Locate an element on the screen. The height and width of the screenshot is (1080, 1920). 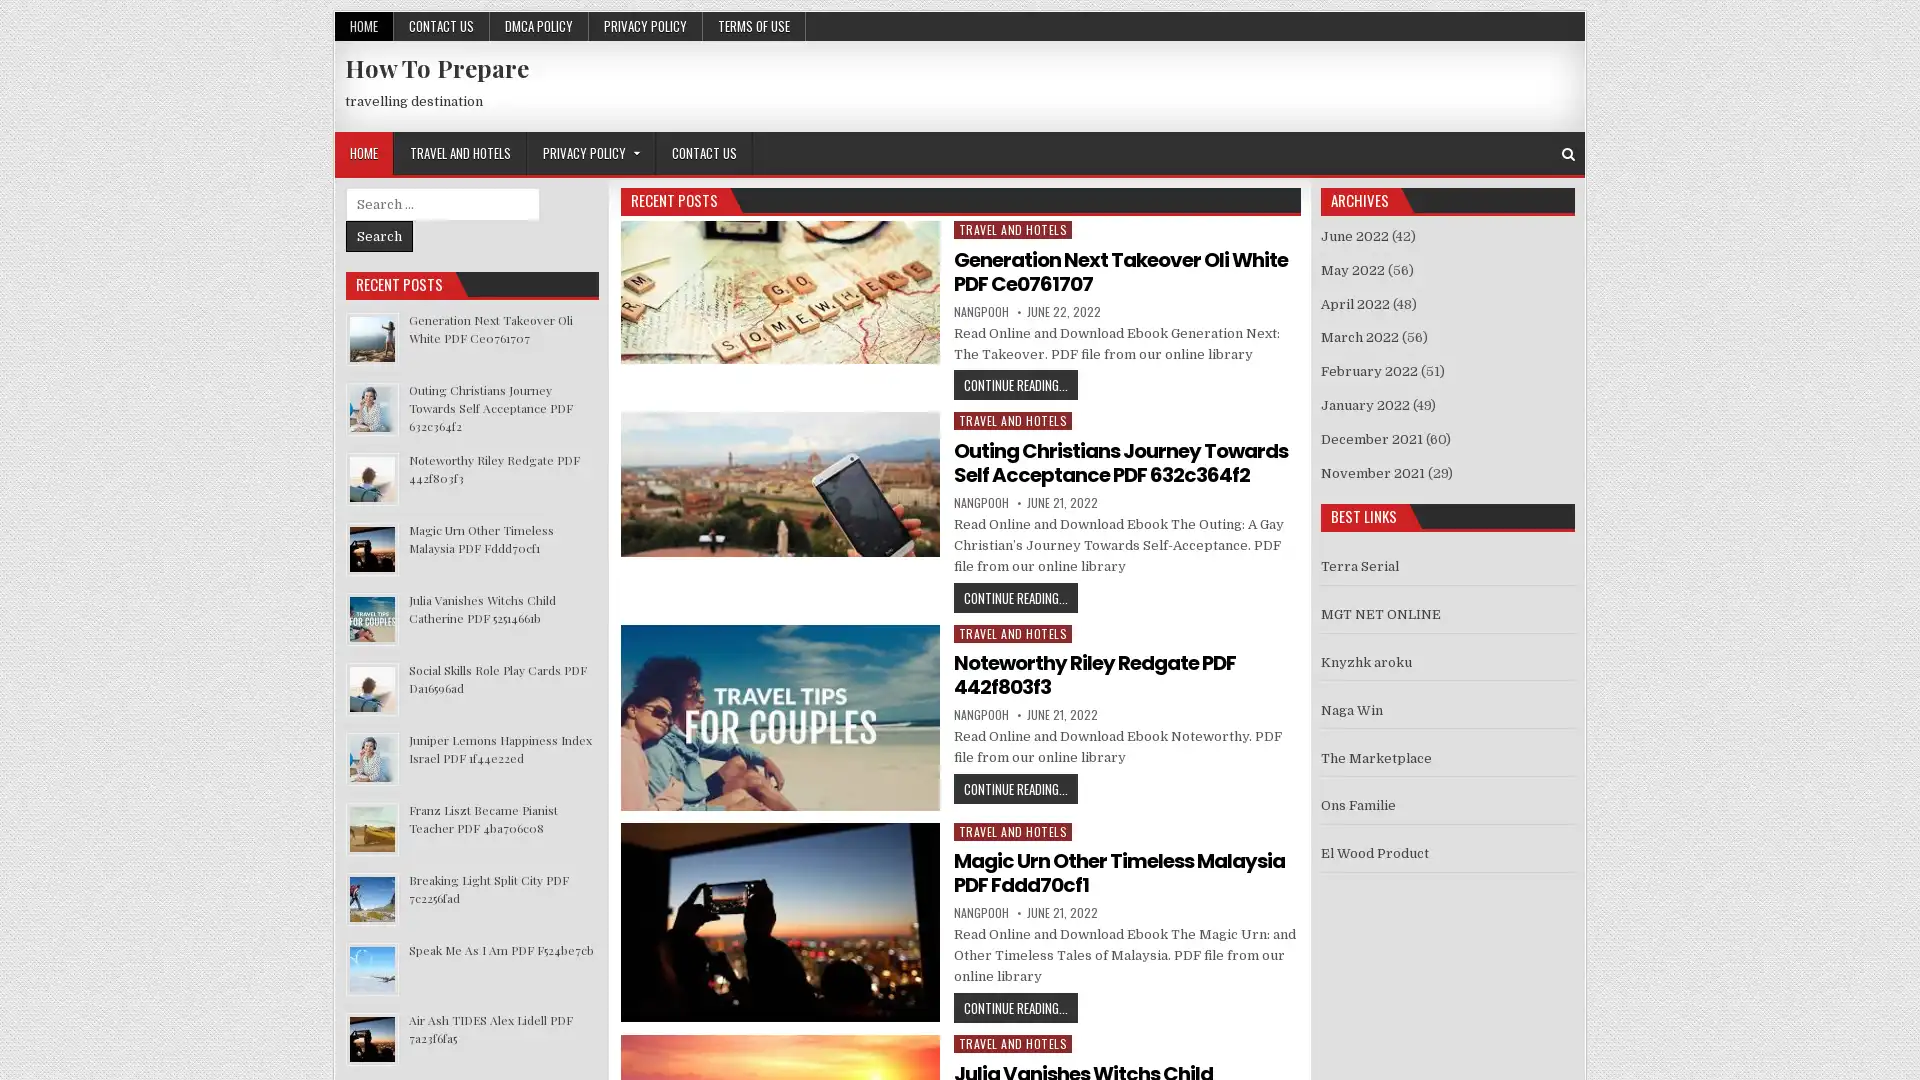
Search is located at coordinates (378, 235).